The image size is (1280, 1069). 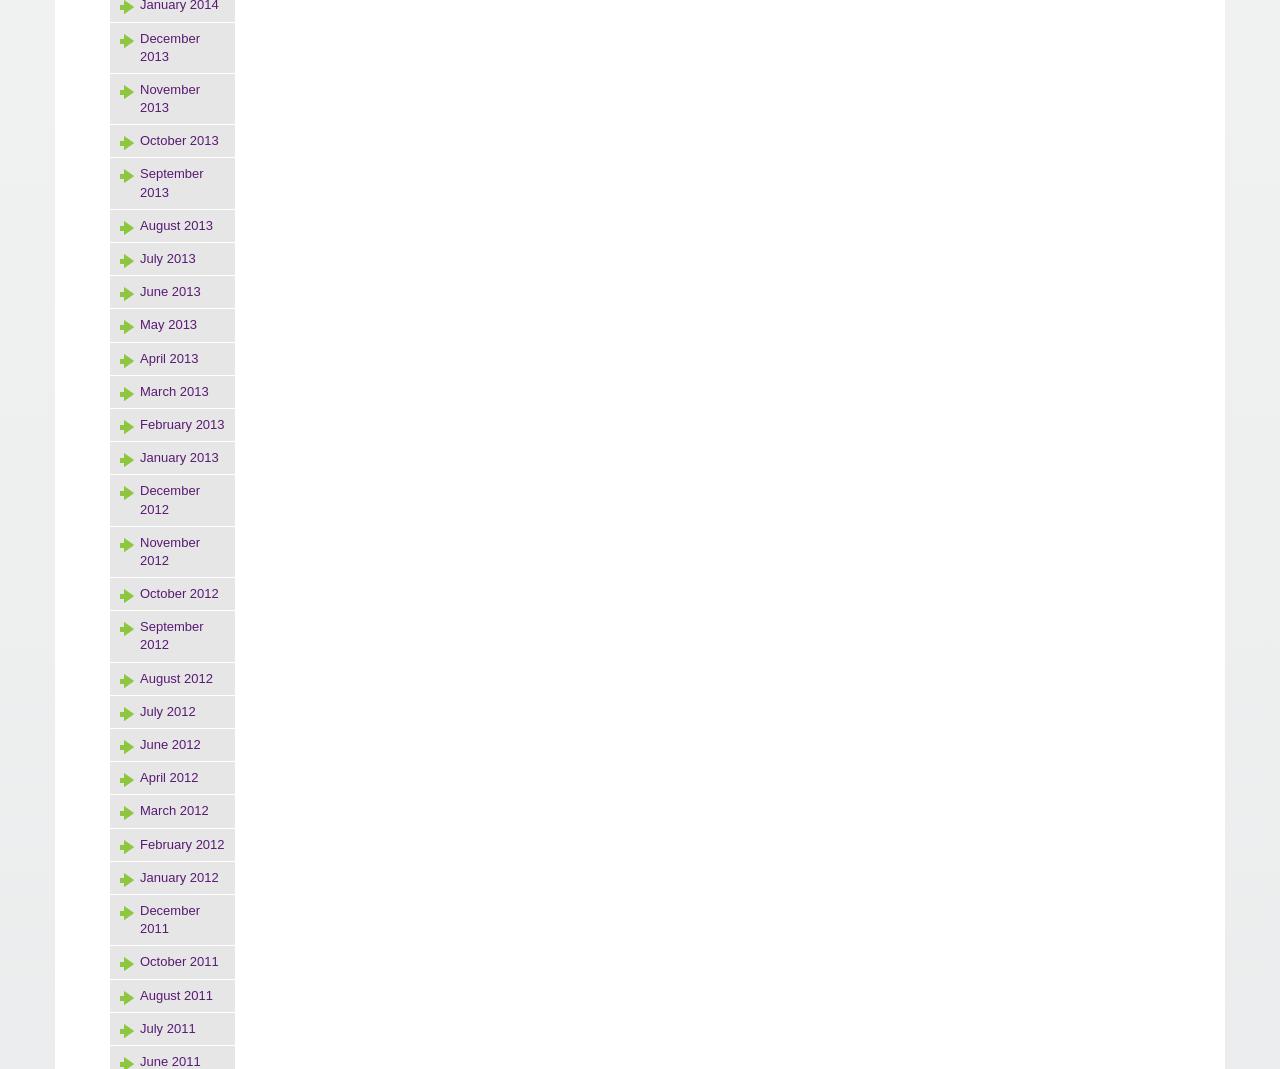 I want to click on 'September 2013', so click(x=139, y=182).